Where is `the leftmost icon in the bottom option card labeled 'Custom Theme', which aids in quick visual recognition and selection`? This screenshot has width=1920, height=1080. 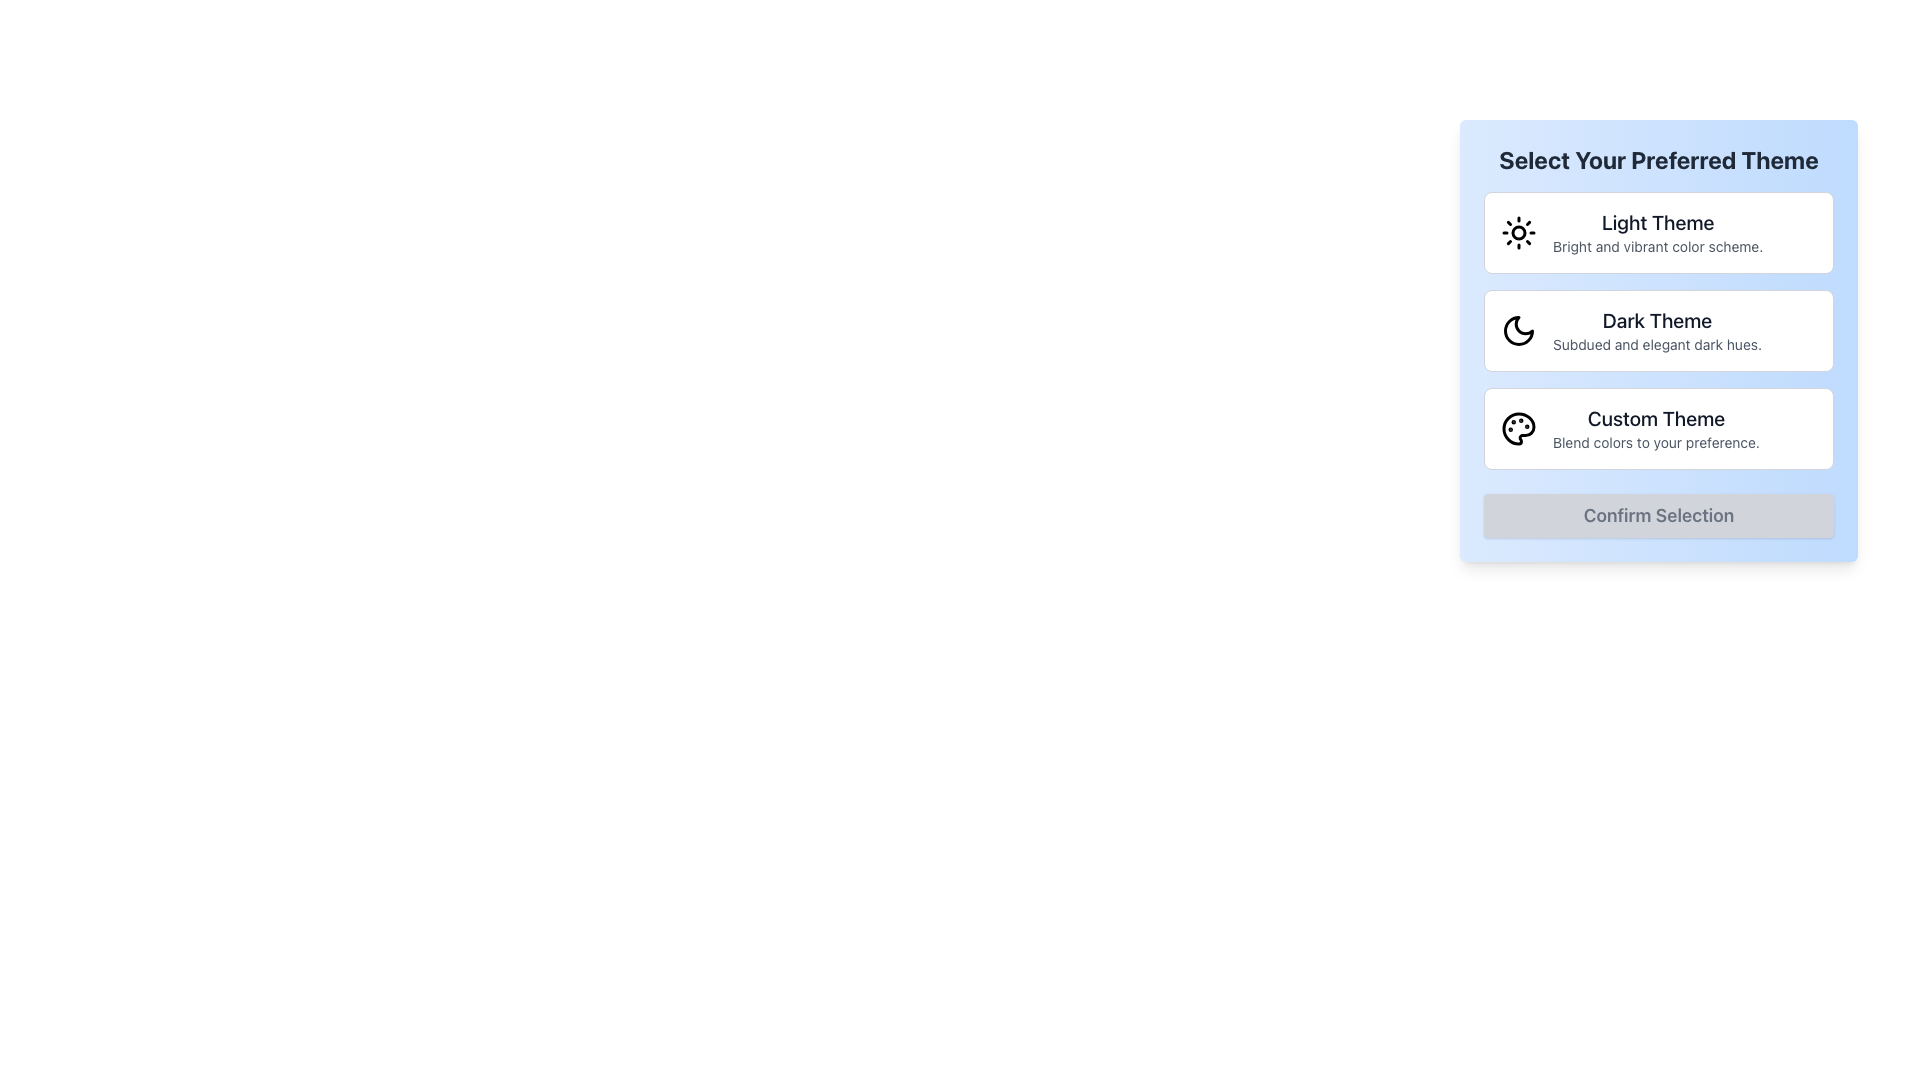
the leftmost icon in the bottom option card labeled 'Custom Theme', which aids in quick visual recognition and selection is located at coordinates (1518, 427).